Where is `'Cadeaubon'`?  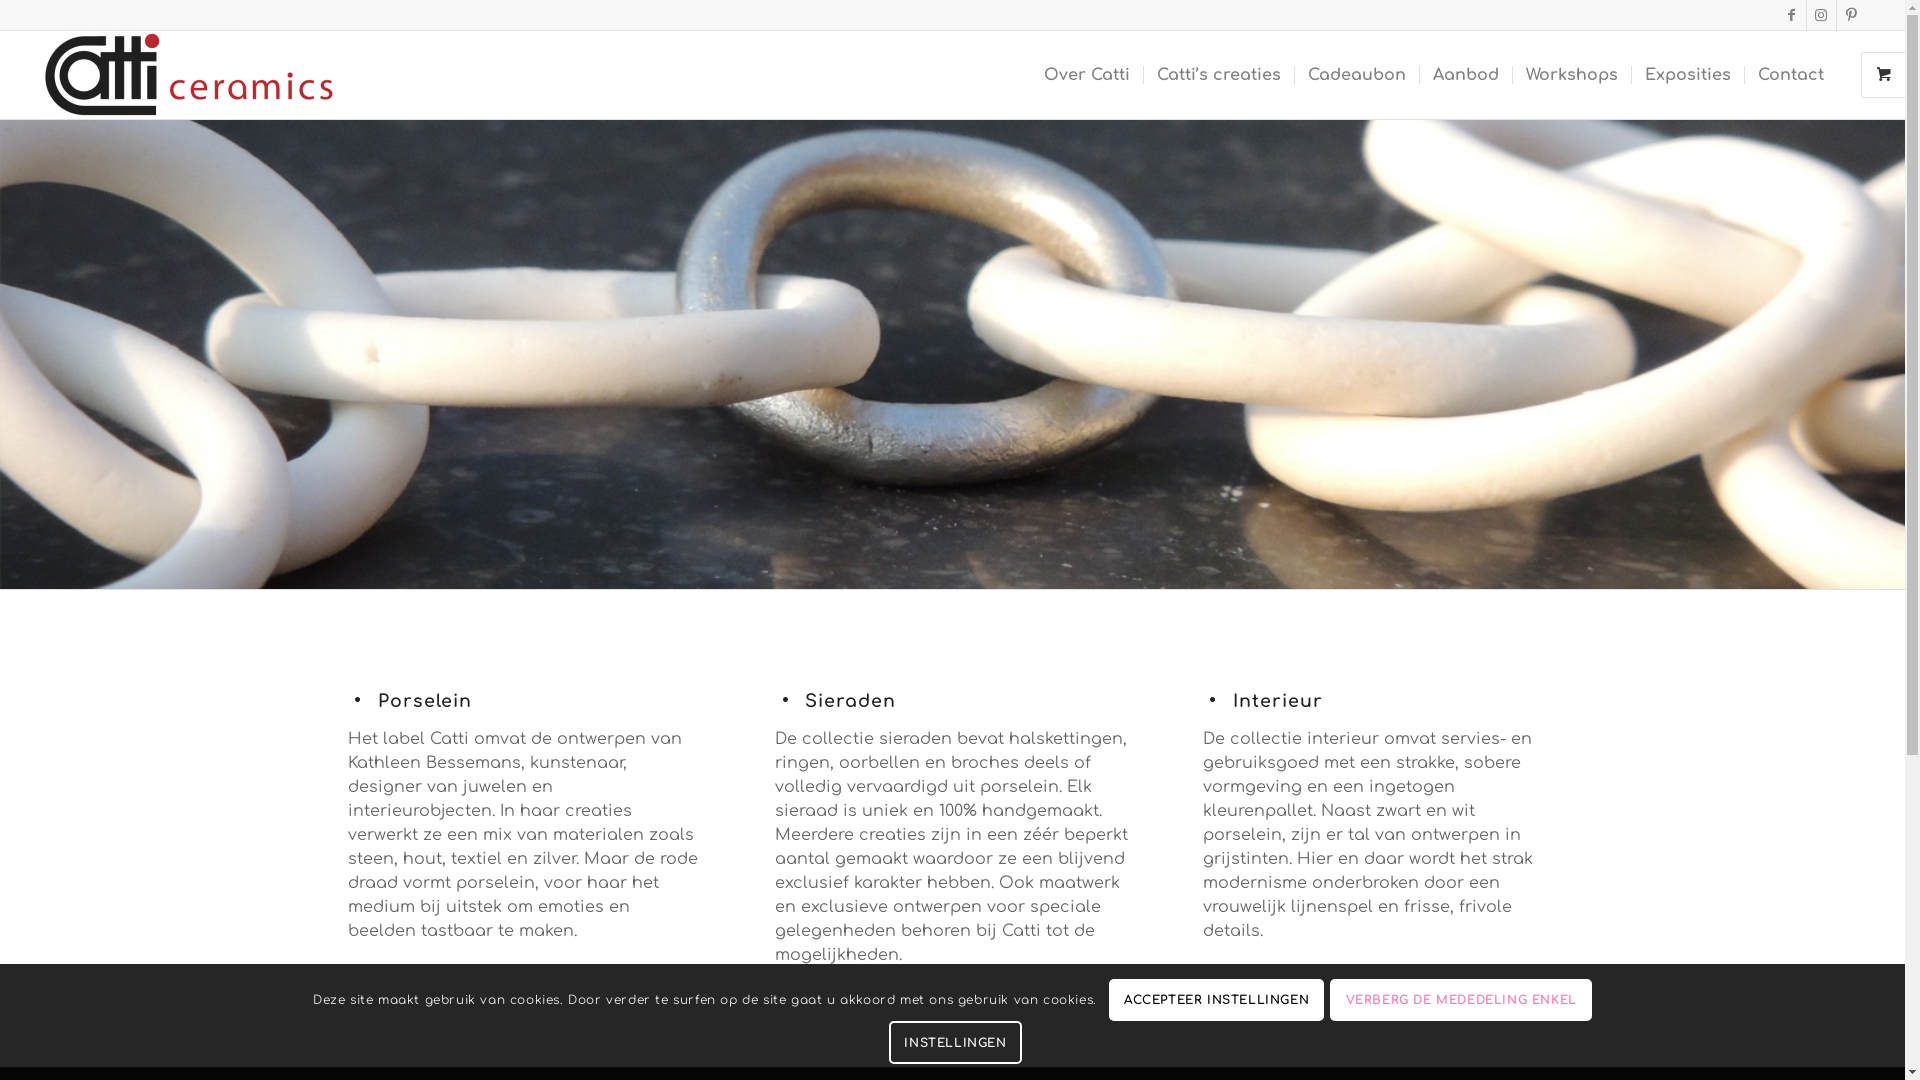 'Cadeaubon' is located at coordinates (1356, 73).